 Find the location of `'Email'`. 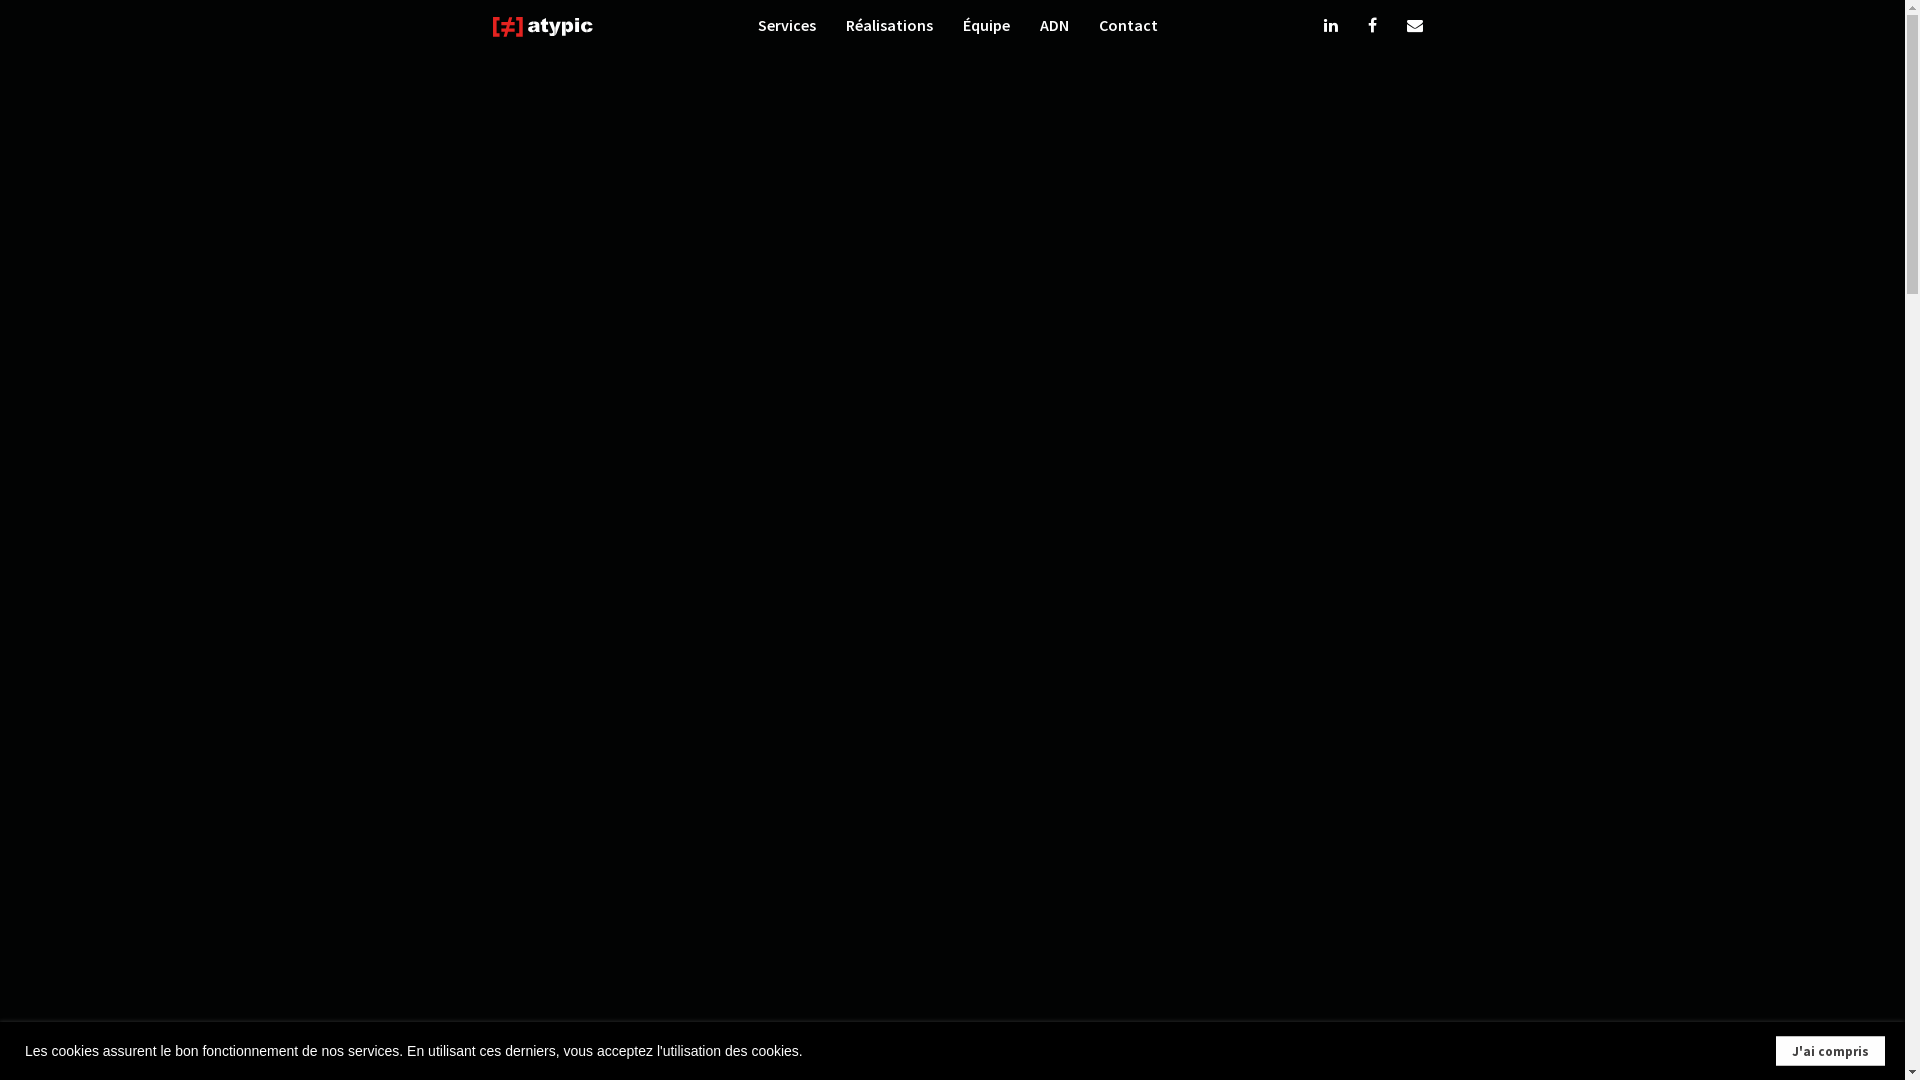

'Email' is located at coordinates (1413, 27).